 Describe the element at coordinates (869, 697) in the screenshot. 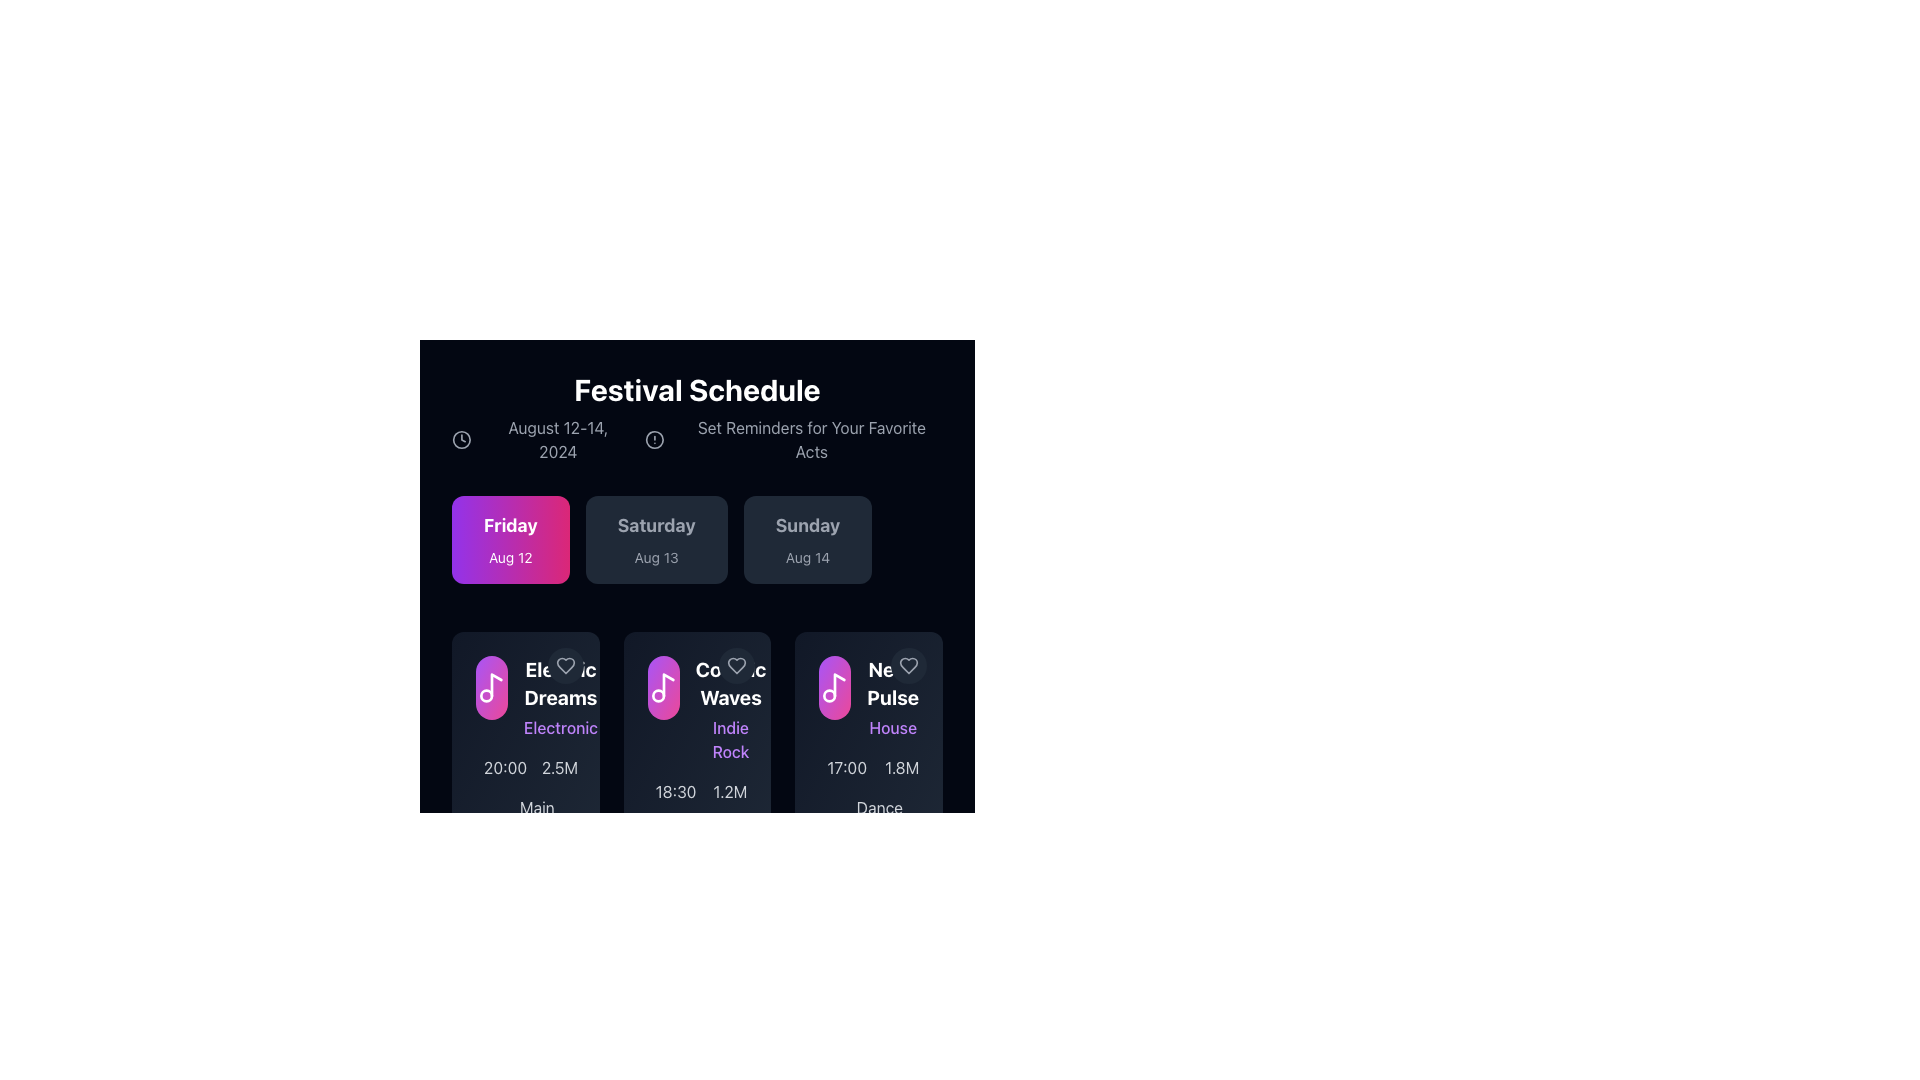

I see `the content card block representing the event listing in the third column below the 'Friday August 12' header` at that location.